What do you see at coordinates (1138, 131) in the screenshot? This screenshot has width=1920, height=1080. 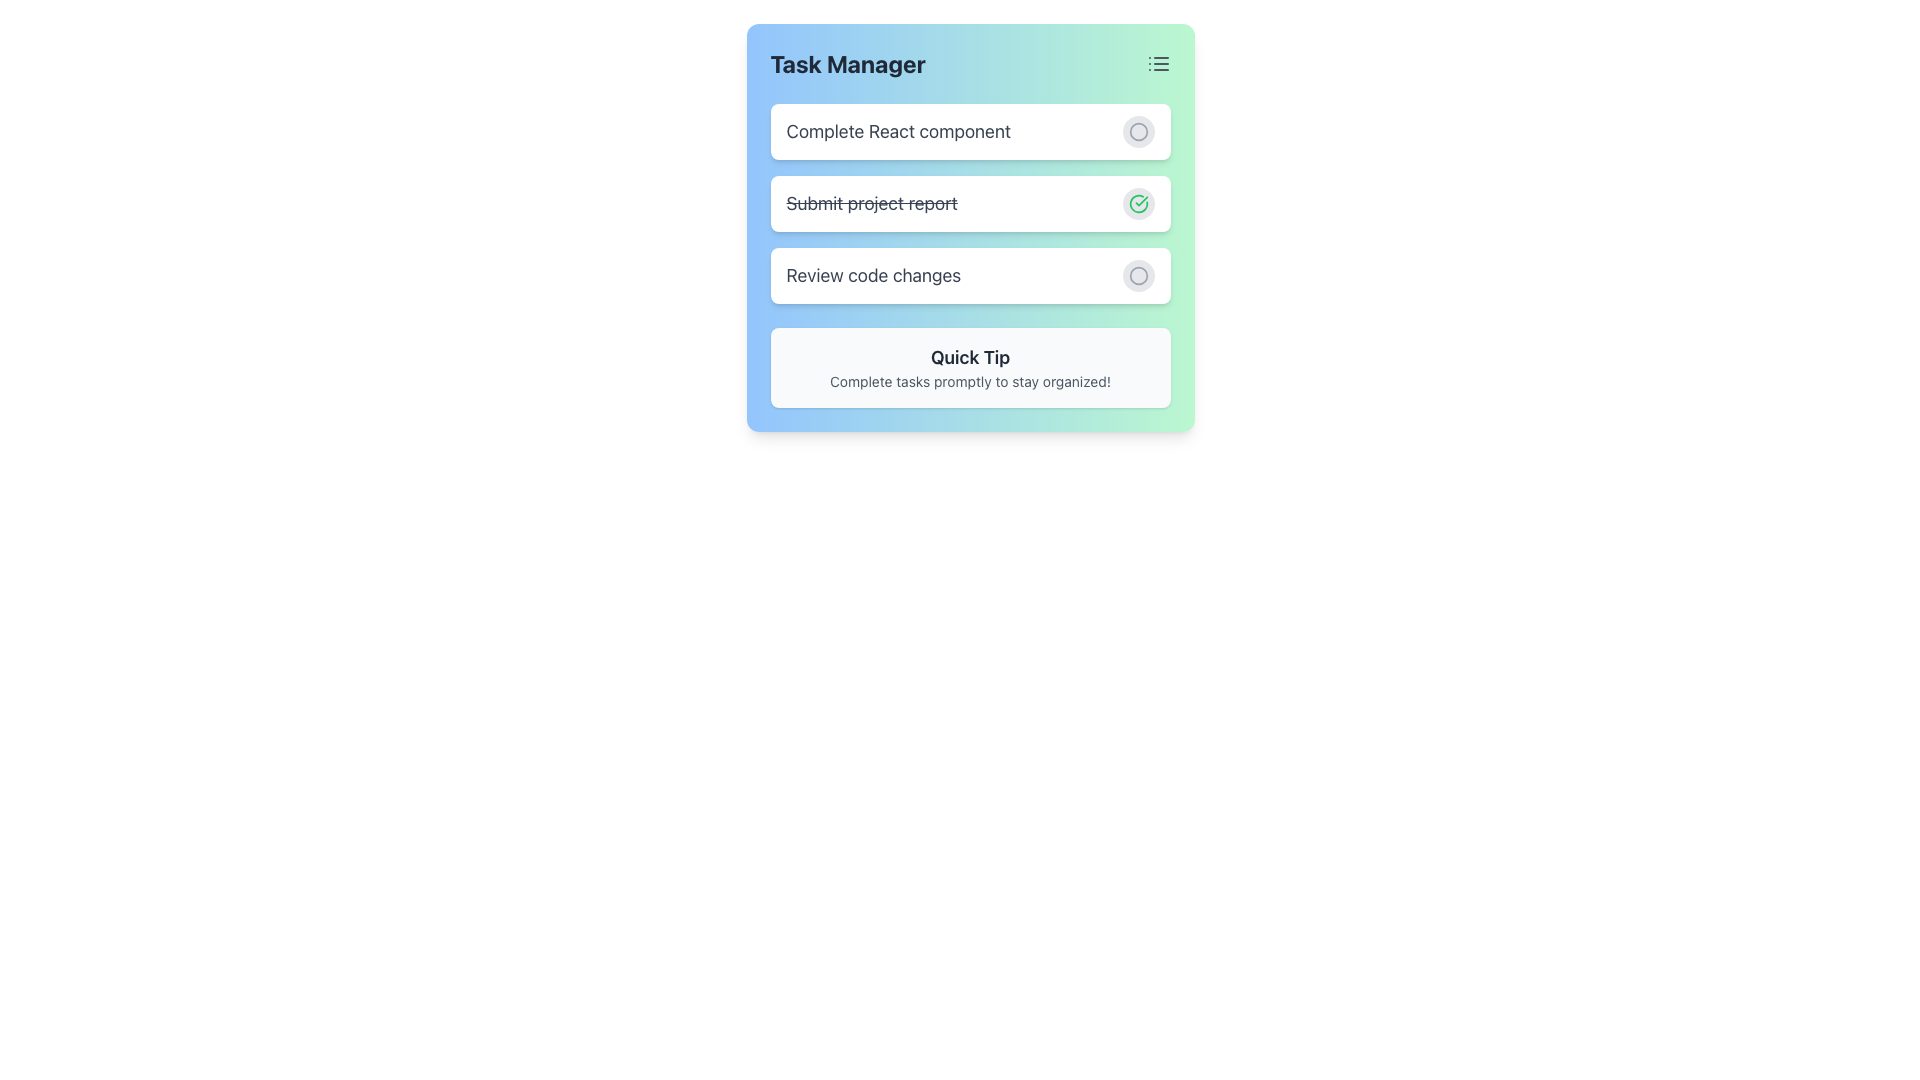 I see `the circular button with a light gray background and unfilled circle icon` at bounding box center [1138, 131].